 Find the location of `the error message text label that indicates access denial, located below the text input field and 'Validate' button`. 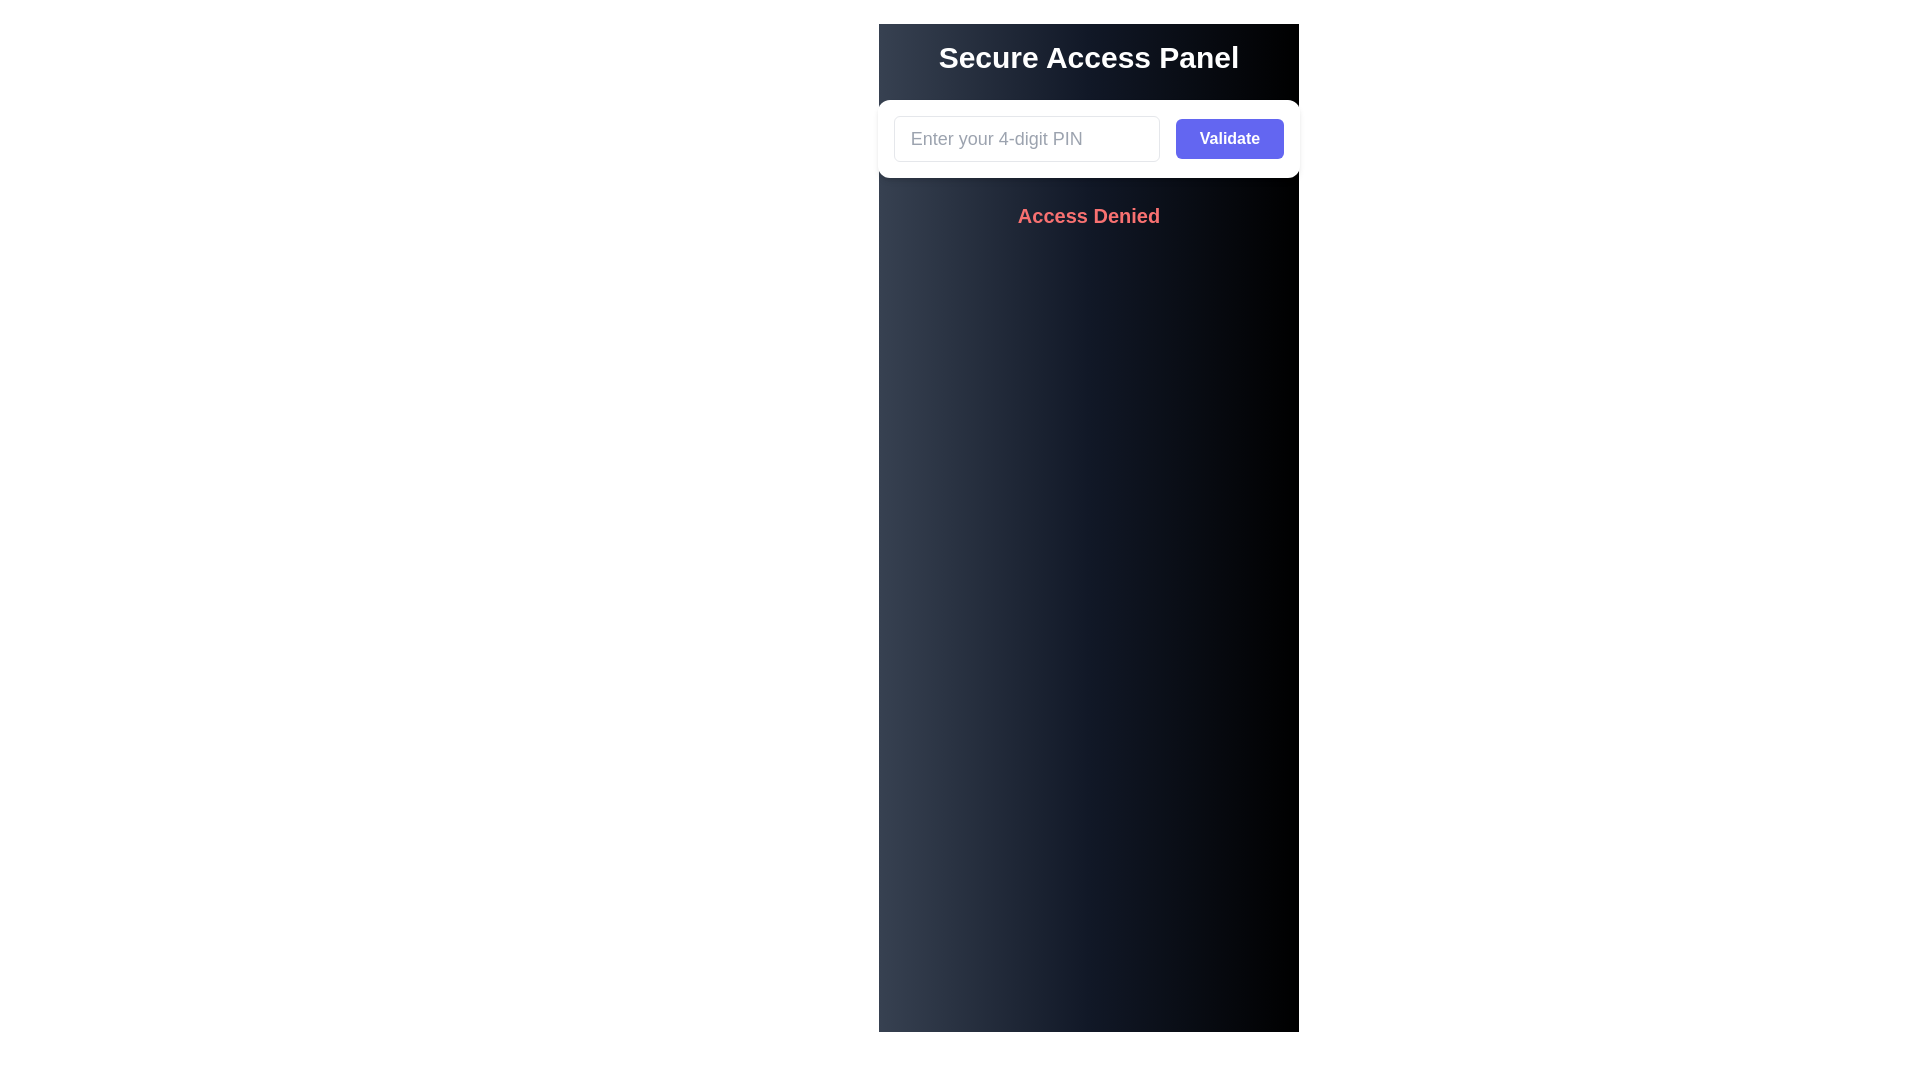

the error message text label that indicates access denial, located below the text input field and 'Validate' button is located at coordinates (1088, 216).